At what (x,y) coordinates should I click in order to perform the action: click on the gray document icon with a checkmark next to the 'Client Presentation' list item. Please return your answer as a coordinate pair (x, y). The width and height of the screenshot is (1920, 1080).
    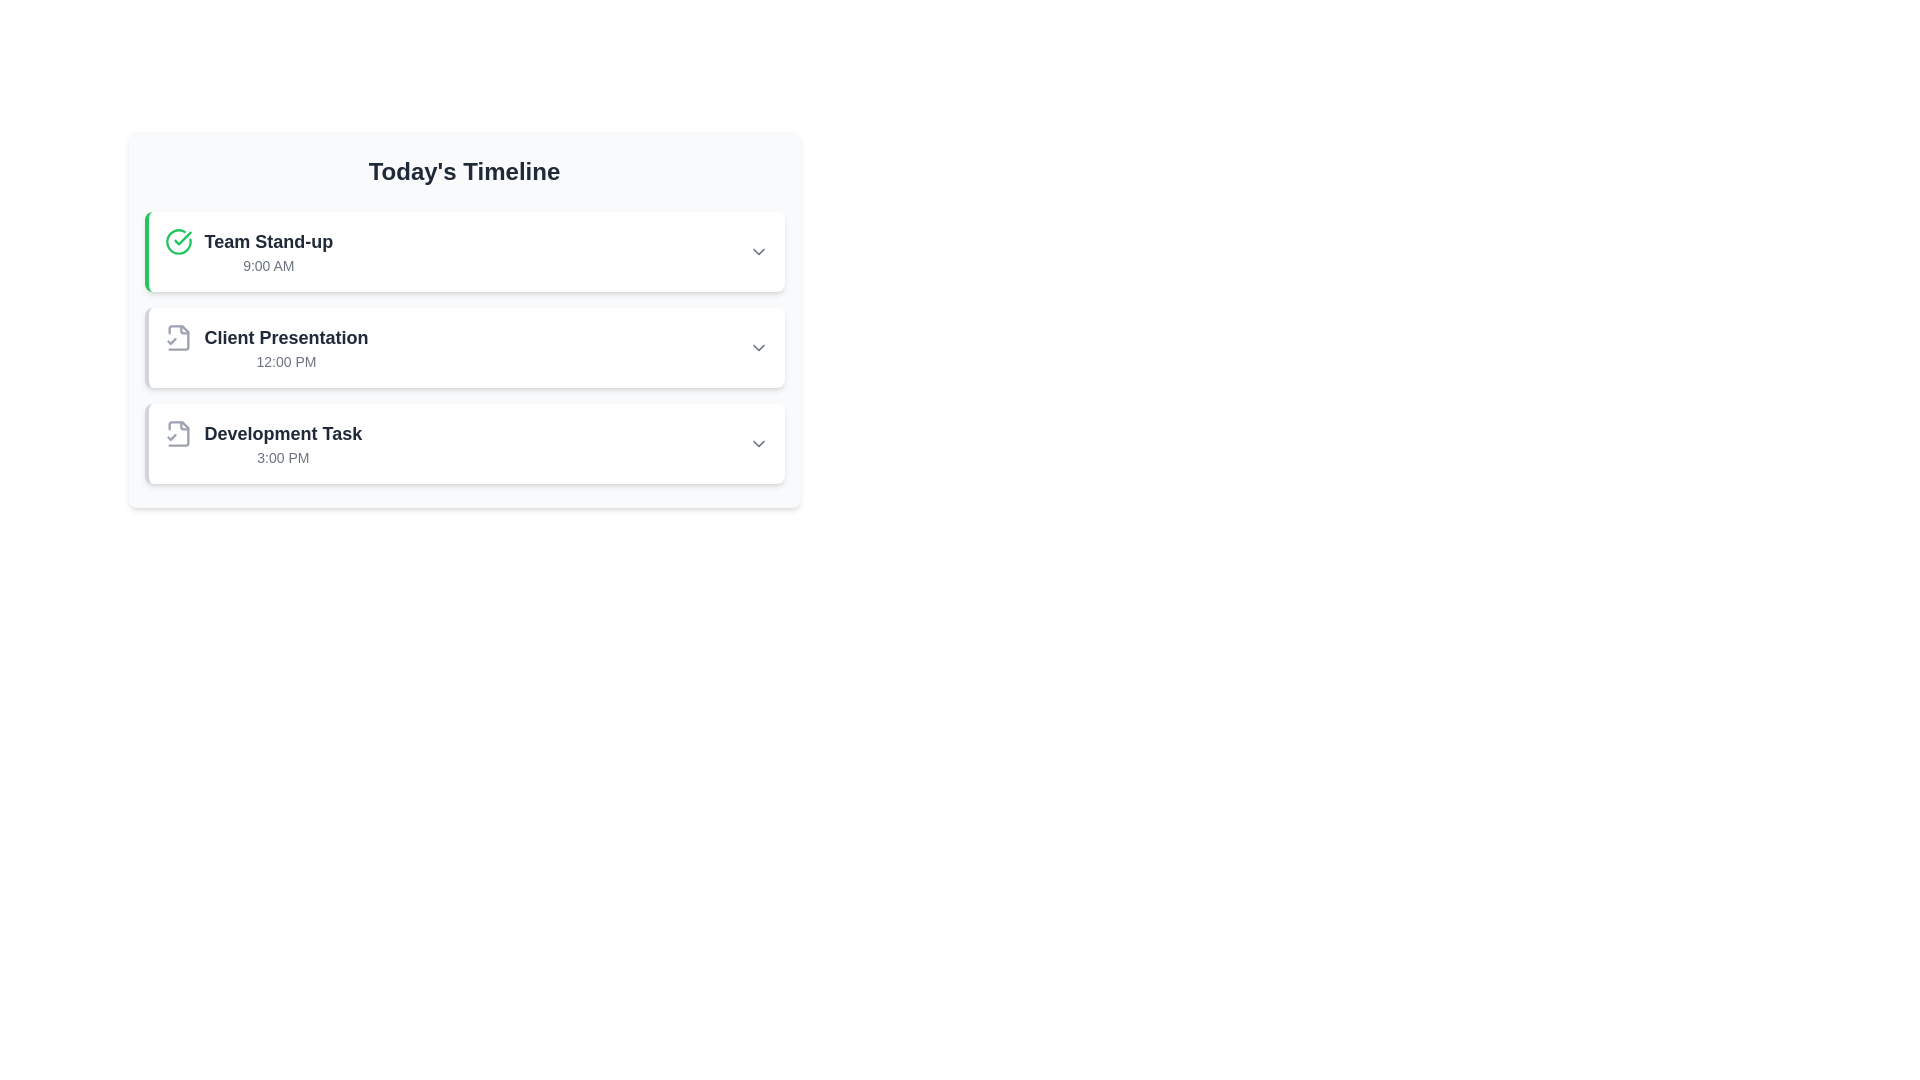
    Looking at the image, I should click on (178, 337).